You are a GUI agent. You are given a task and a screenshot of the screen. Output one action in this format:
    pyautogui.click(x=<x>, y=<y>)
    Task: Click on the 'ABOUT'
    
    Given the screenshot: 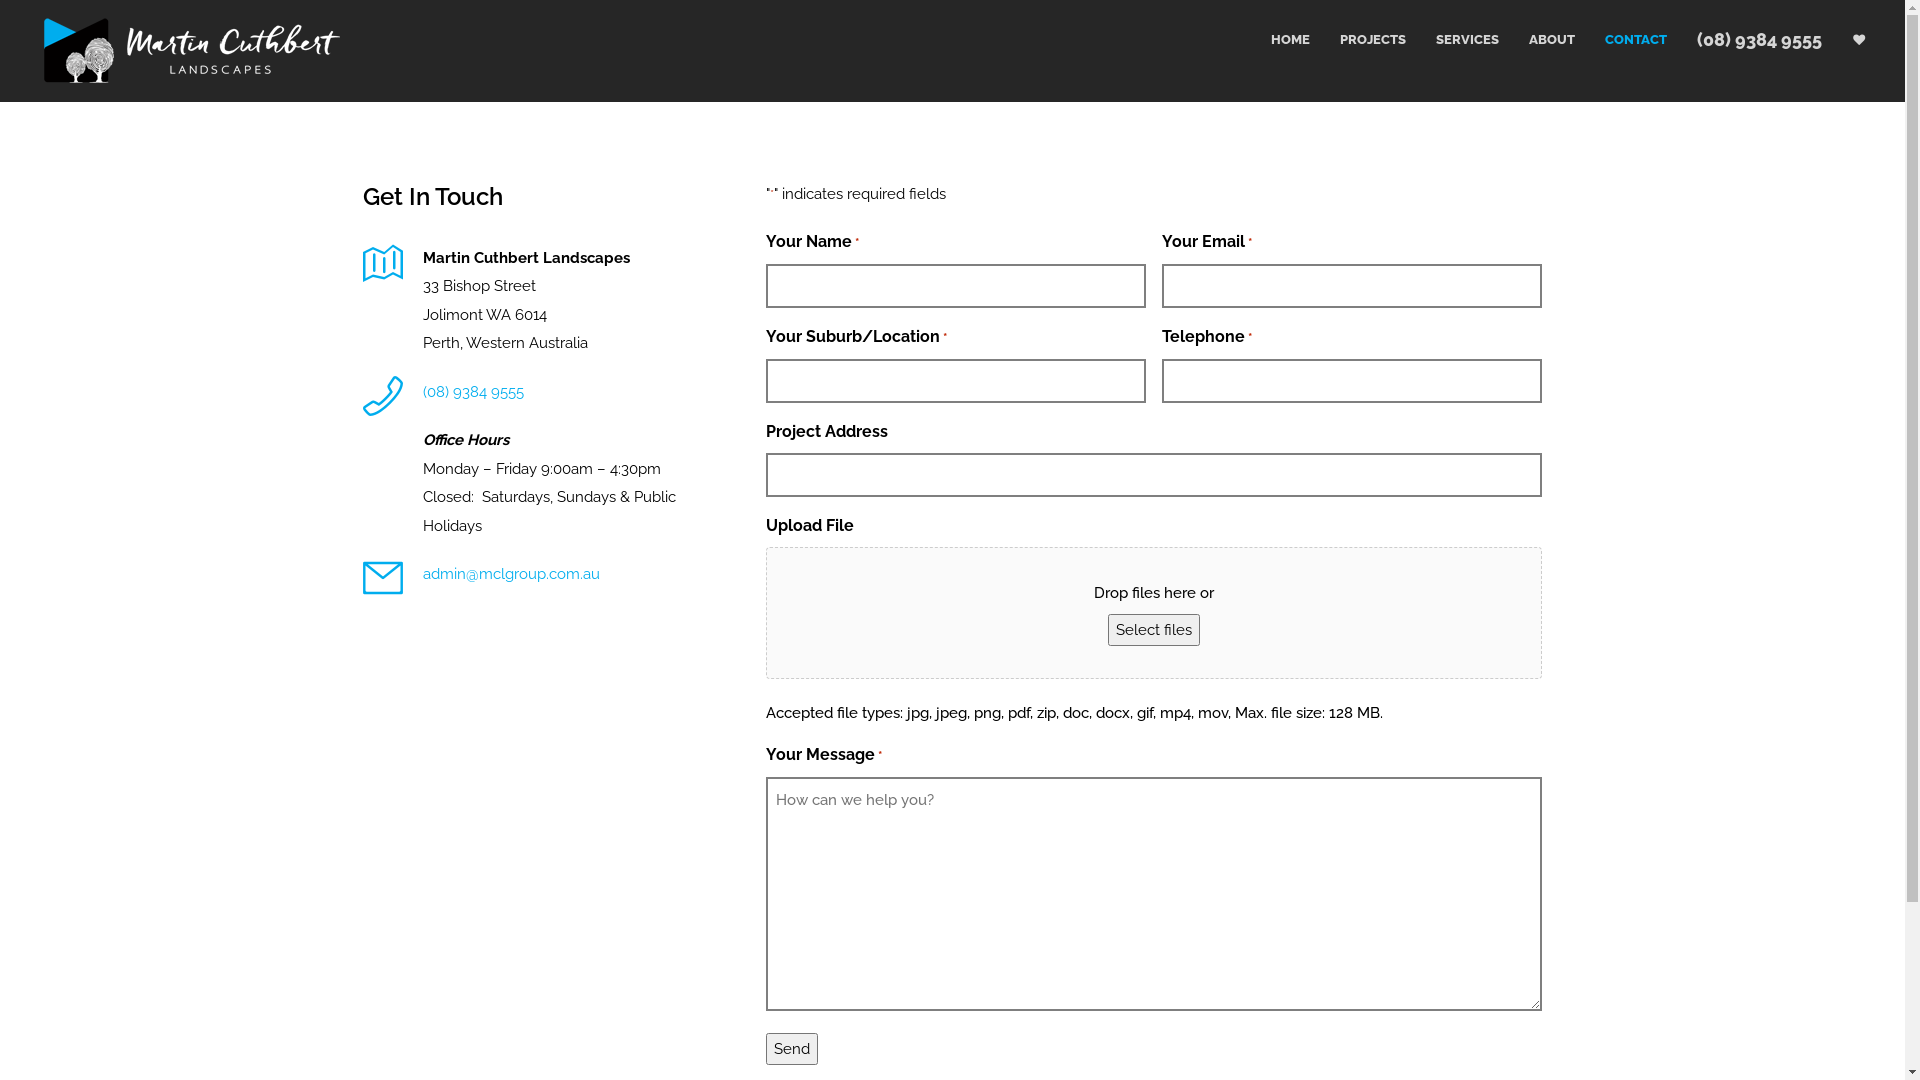 What is the action you would take?
    pyautogui.click(x=1535, y=39)
    